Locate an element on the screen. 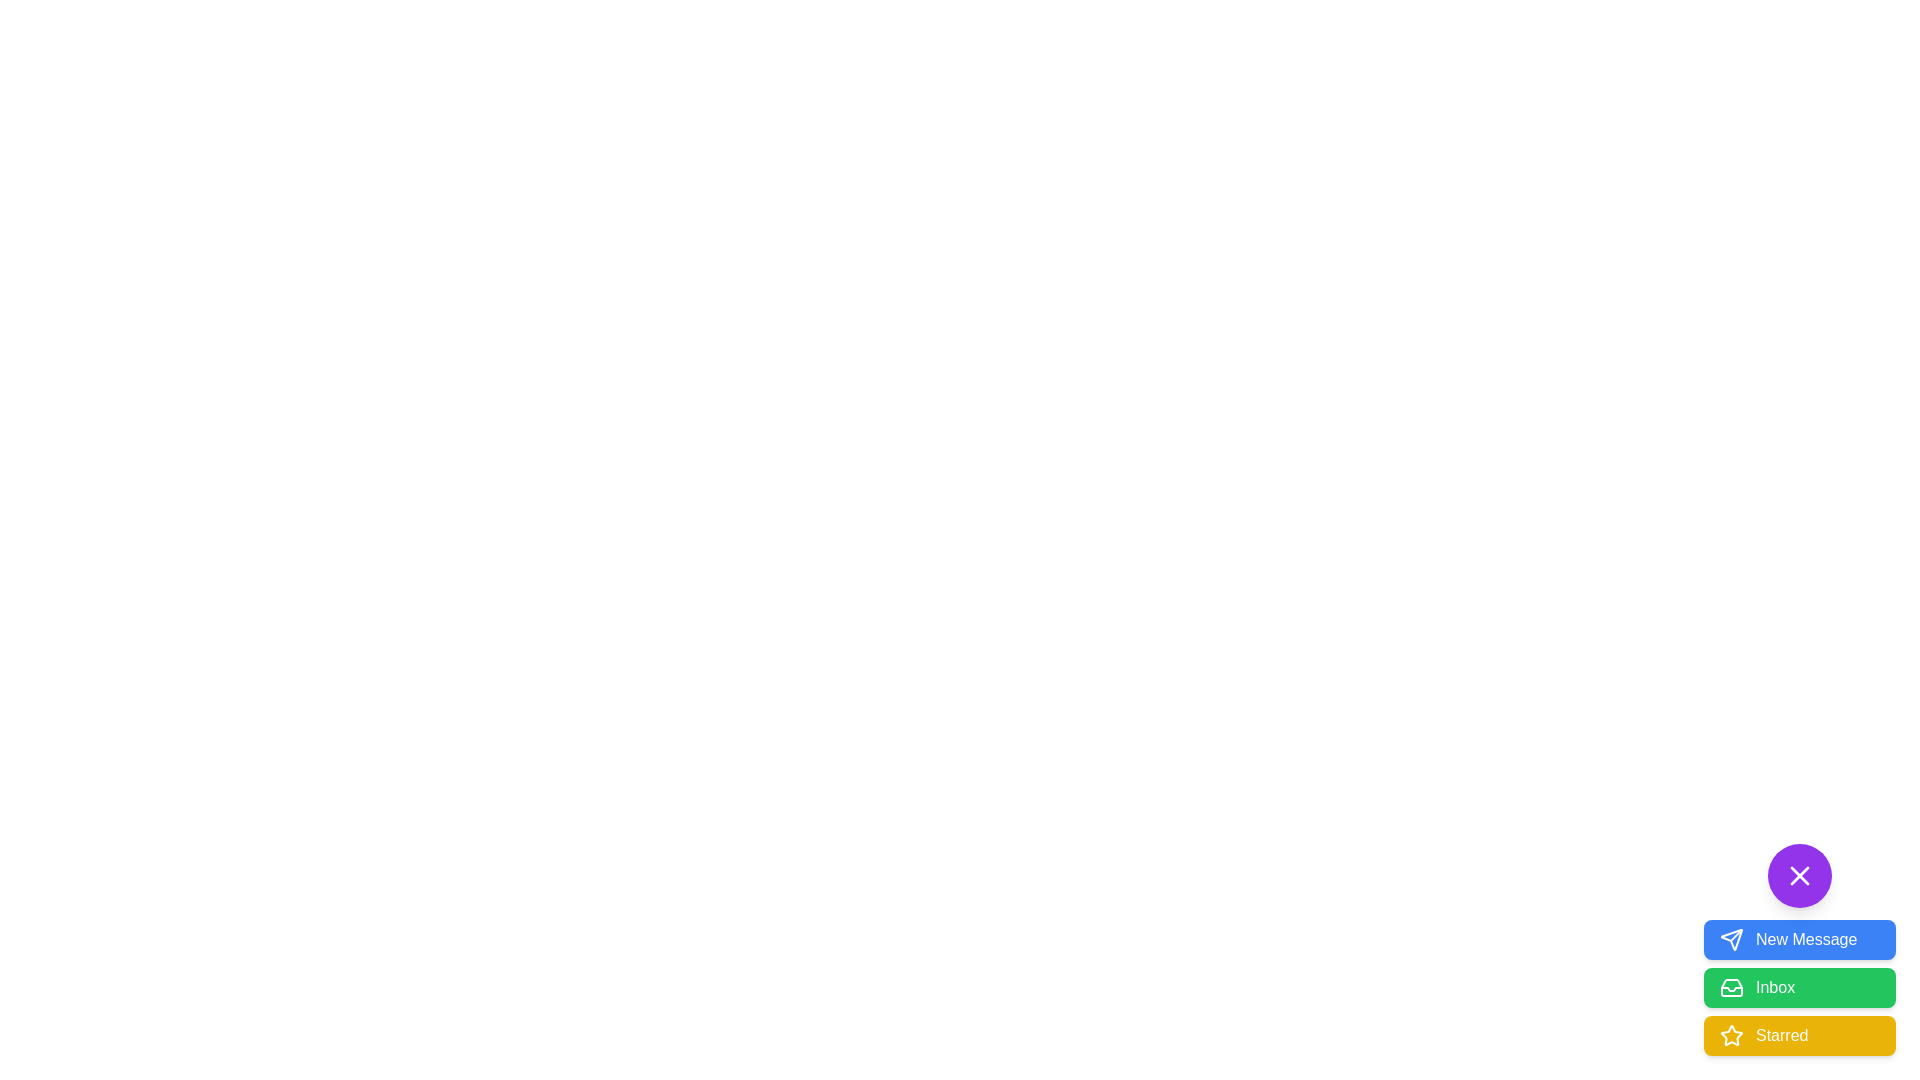 The width and height of the screenshot is (1920, 1080). the 'Send' or 'New Message' button, which is the first icon in the stack of interactive buttons located at the lower right corner, above the 'Inbox' rectangle and below the rounded purple 'X' icon is located at coordinates (1731, 940).